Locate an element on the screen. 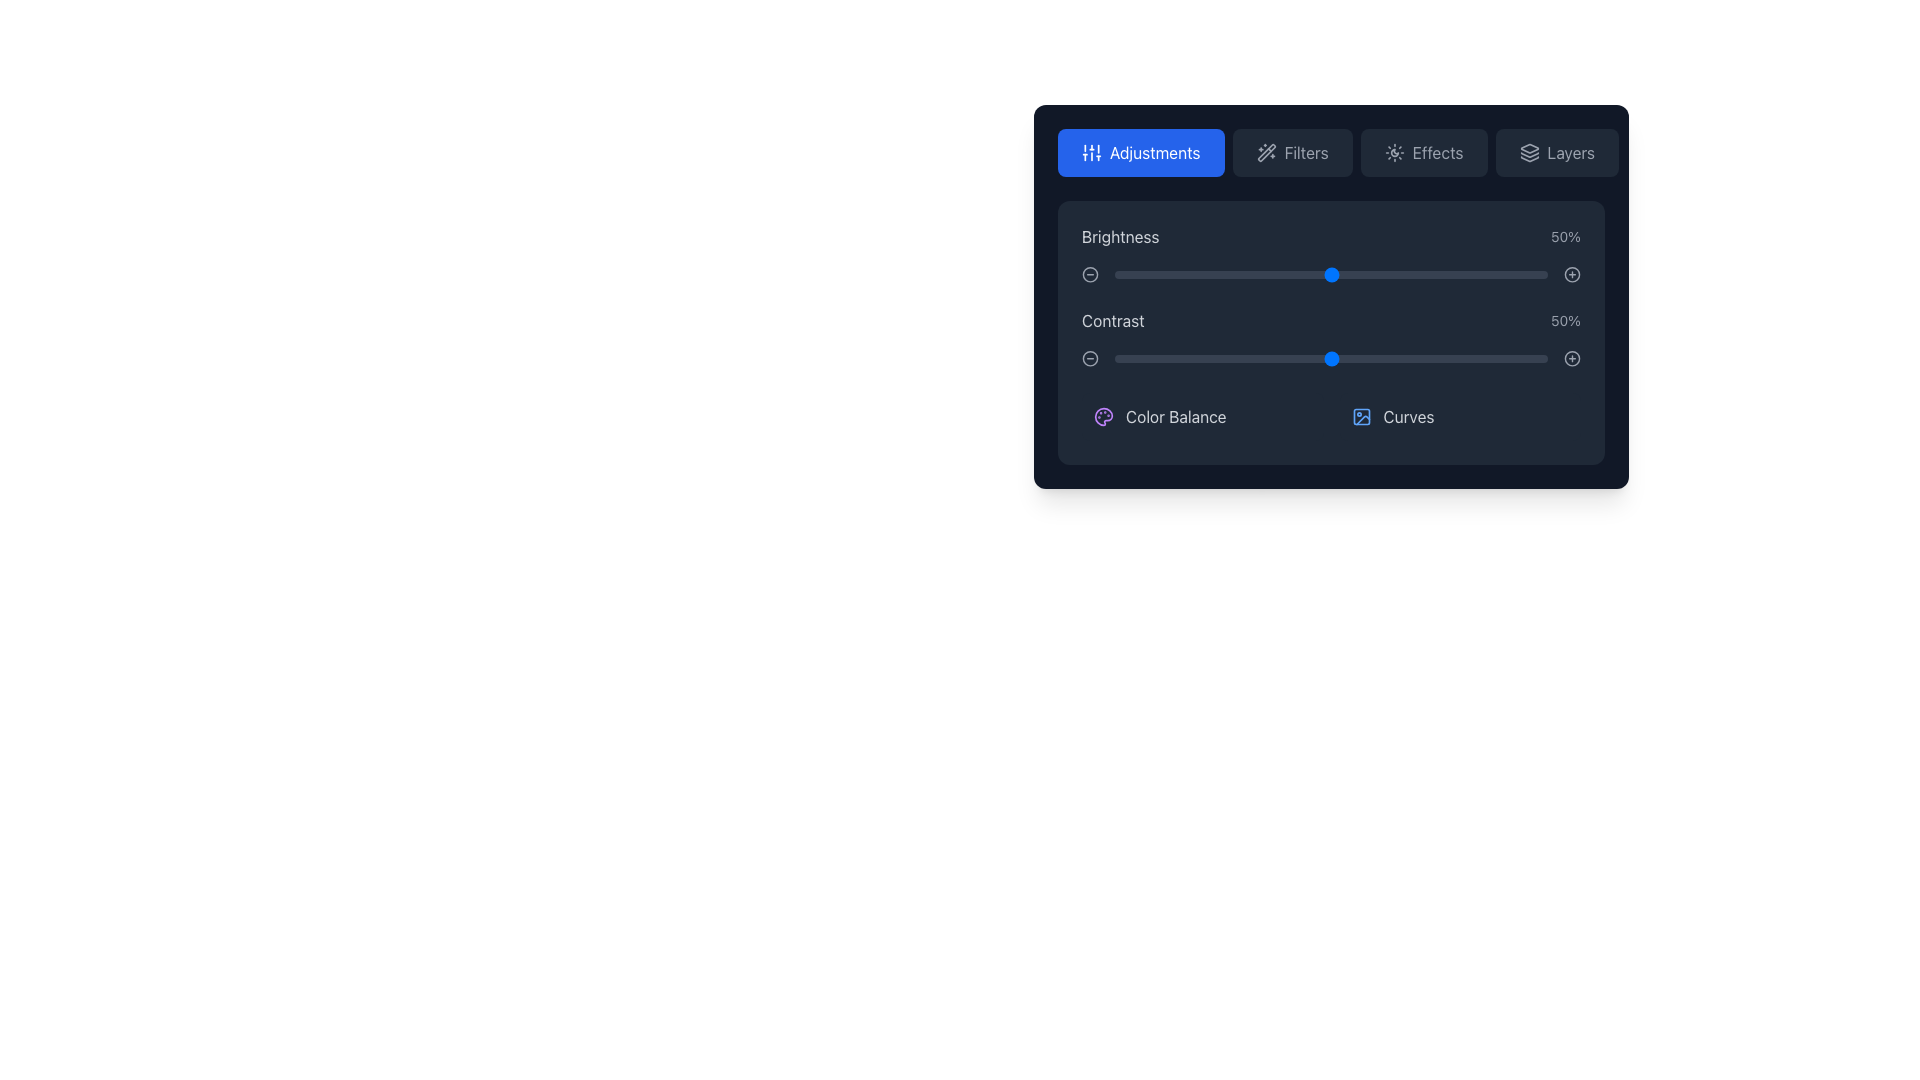  the current value displayed in the 'Contrast' text label, which shows '50%' and is located to the right of the 'Contrast' slider is located at coordinates (1564, 319).